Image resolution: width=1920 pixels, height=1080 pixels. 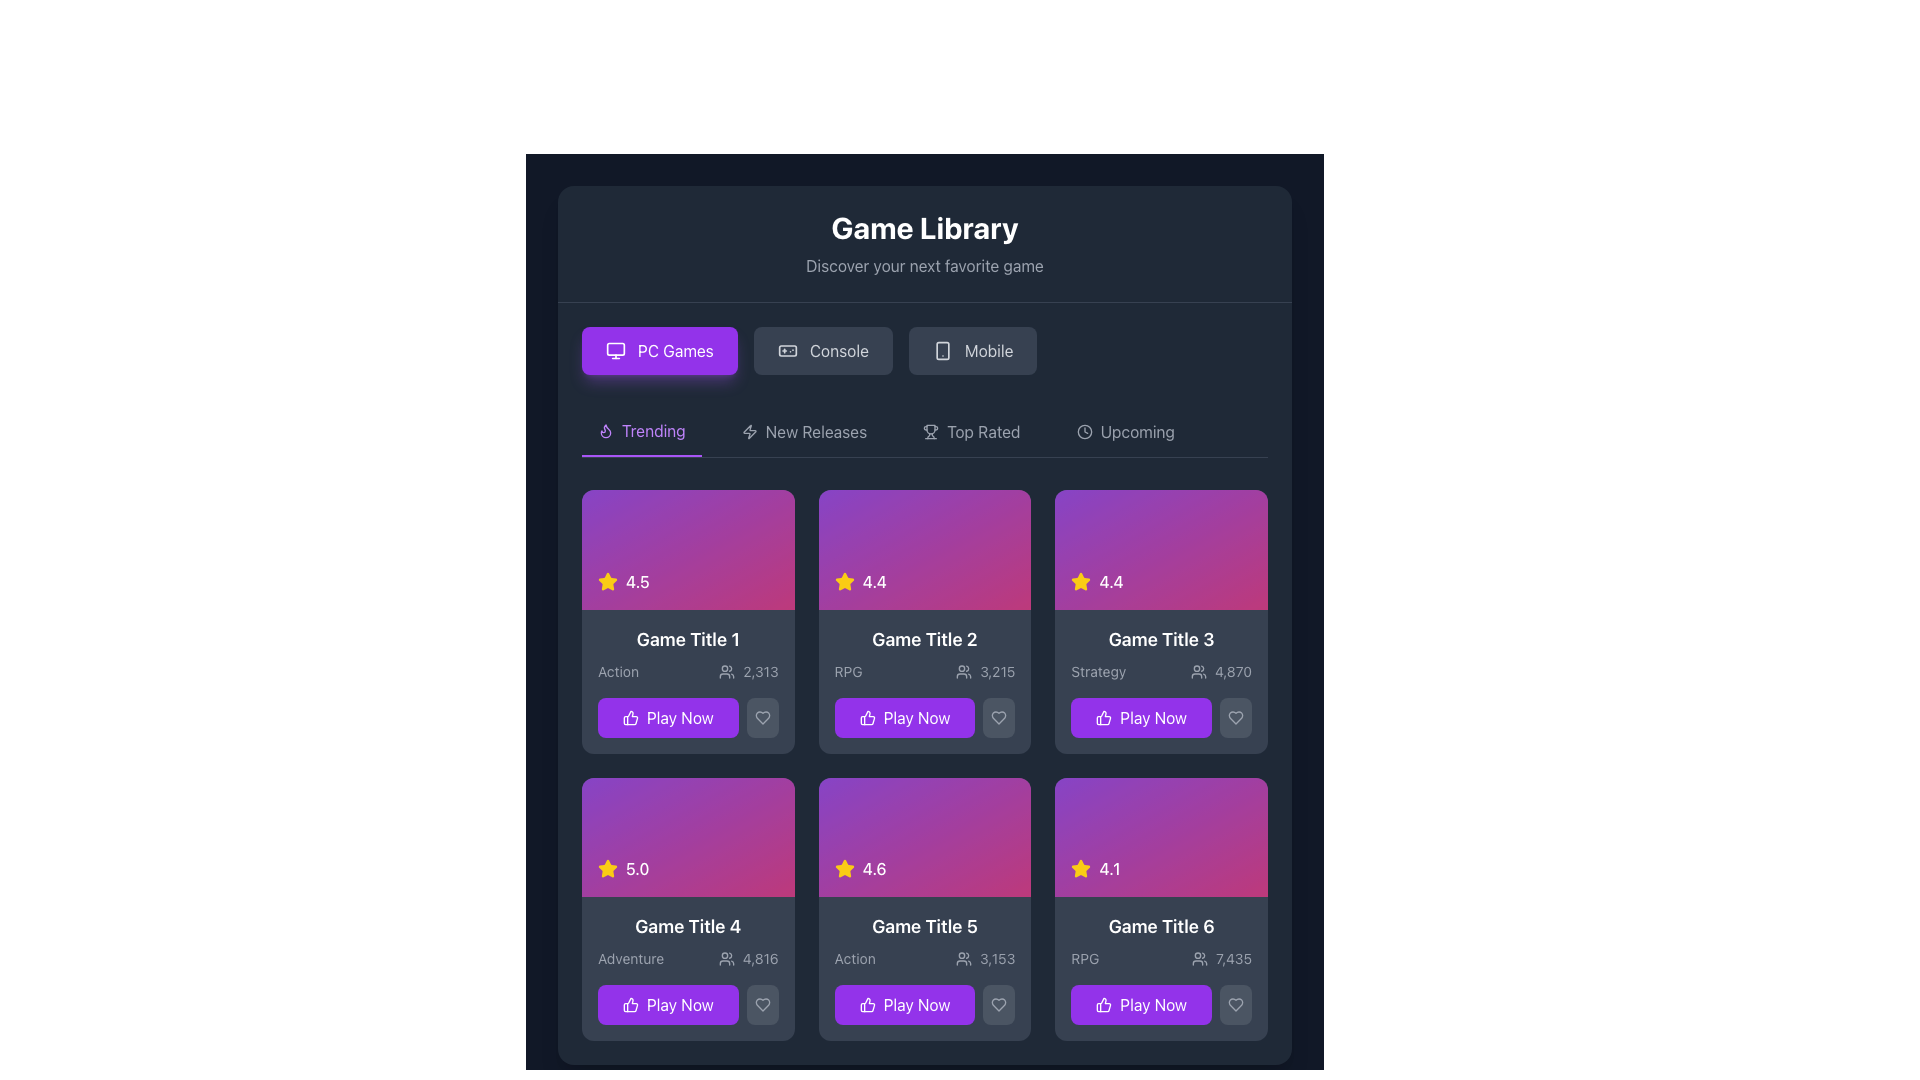 What do you see at coordinates (924, 1005) in the screenshot?
I see `the keyboard interactions for the primary call-to-action button located at the bottom of the fifth game card titled 'Game Title 5'` at bounding box center [924, 1005].